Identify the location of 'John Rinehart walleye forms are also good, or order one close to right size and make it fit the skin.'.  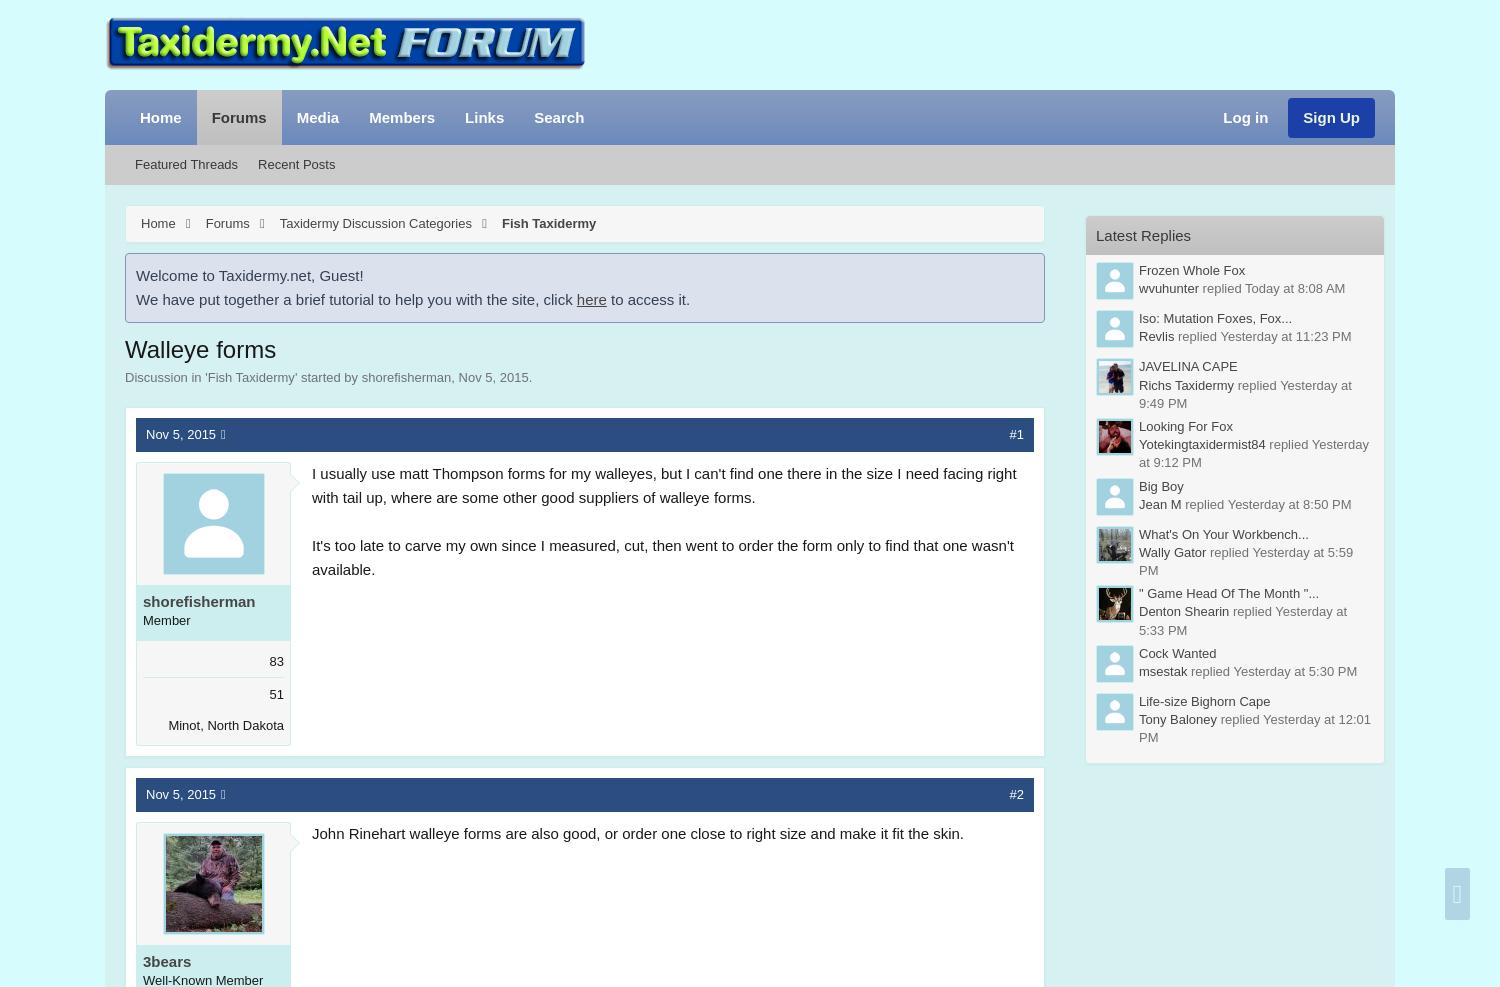
(637, 832).